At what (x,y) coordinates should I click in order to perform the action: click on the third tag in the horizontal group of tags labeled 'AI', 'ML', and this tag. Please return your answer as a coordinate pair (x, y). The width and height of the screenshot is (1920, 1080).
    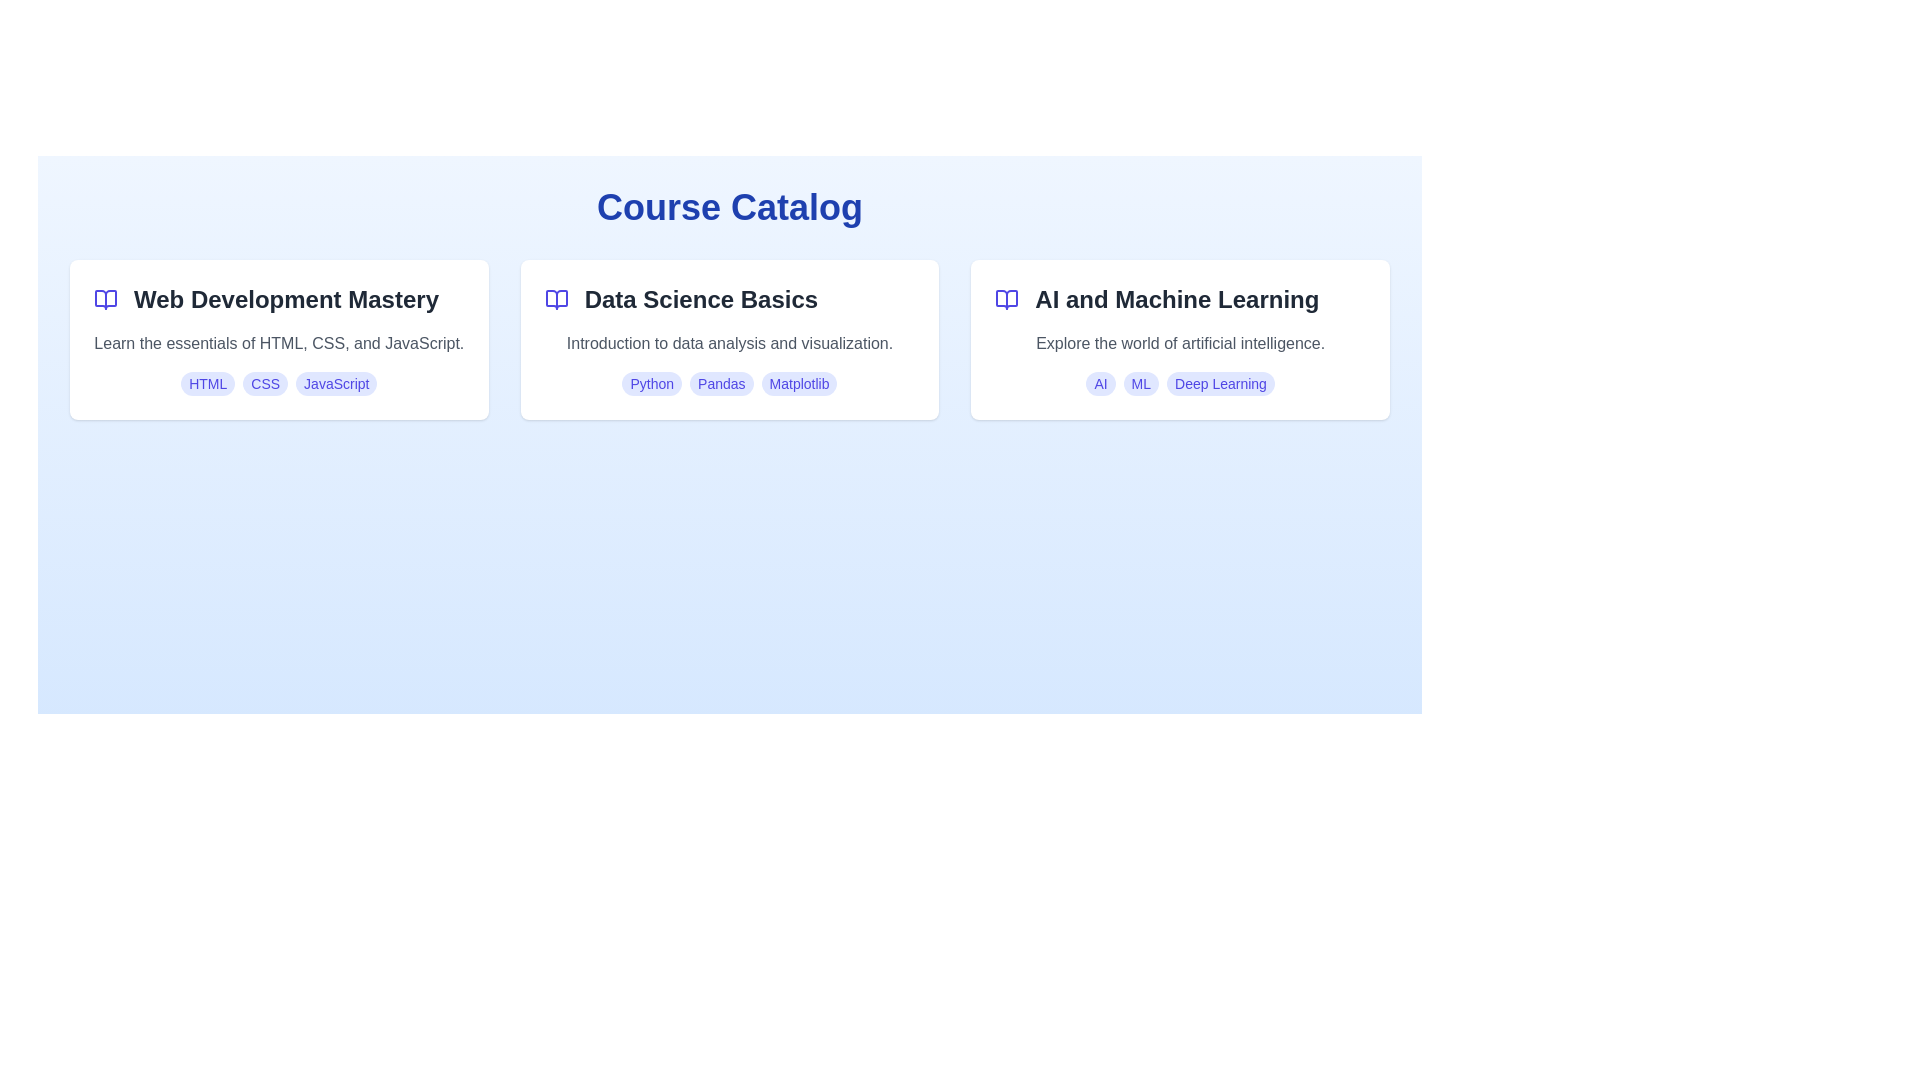
    Looking at the image, I should click on (1219, 384).